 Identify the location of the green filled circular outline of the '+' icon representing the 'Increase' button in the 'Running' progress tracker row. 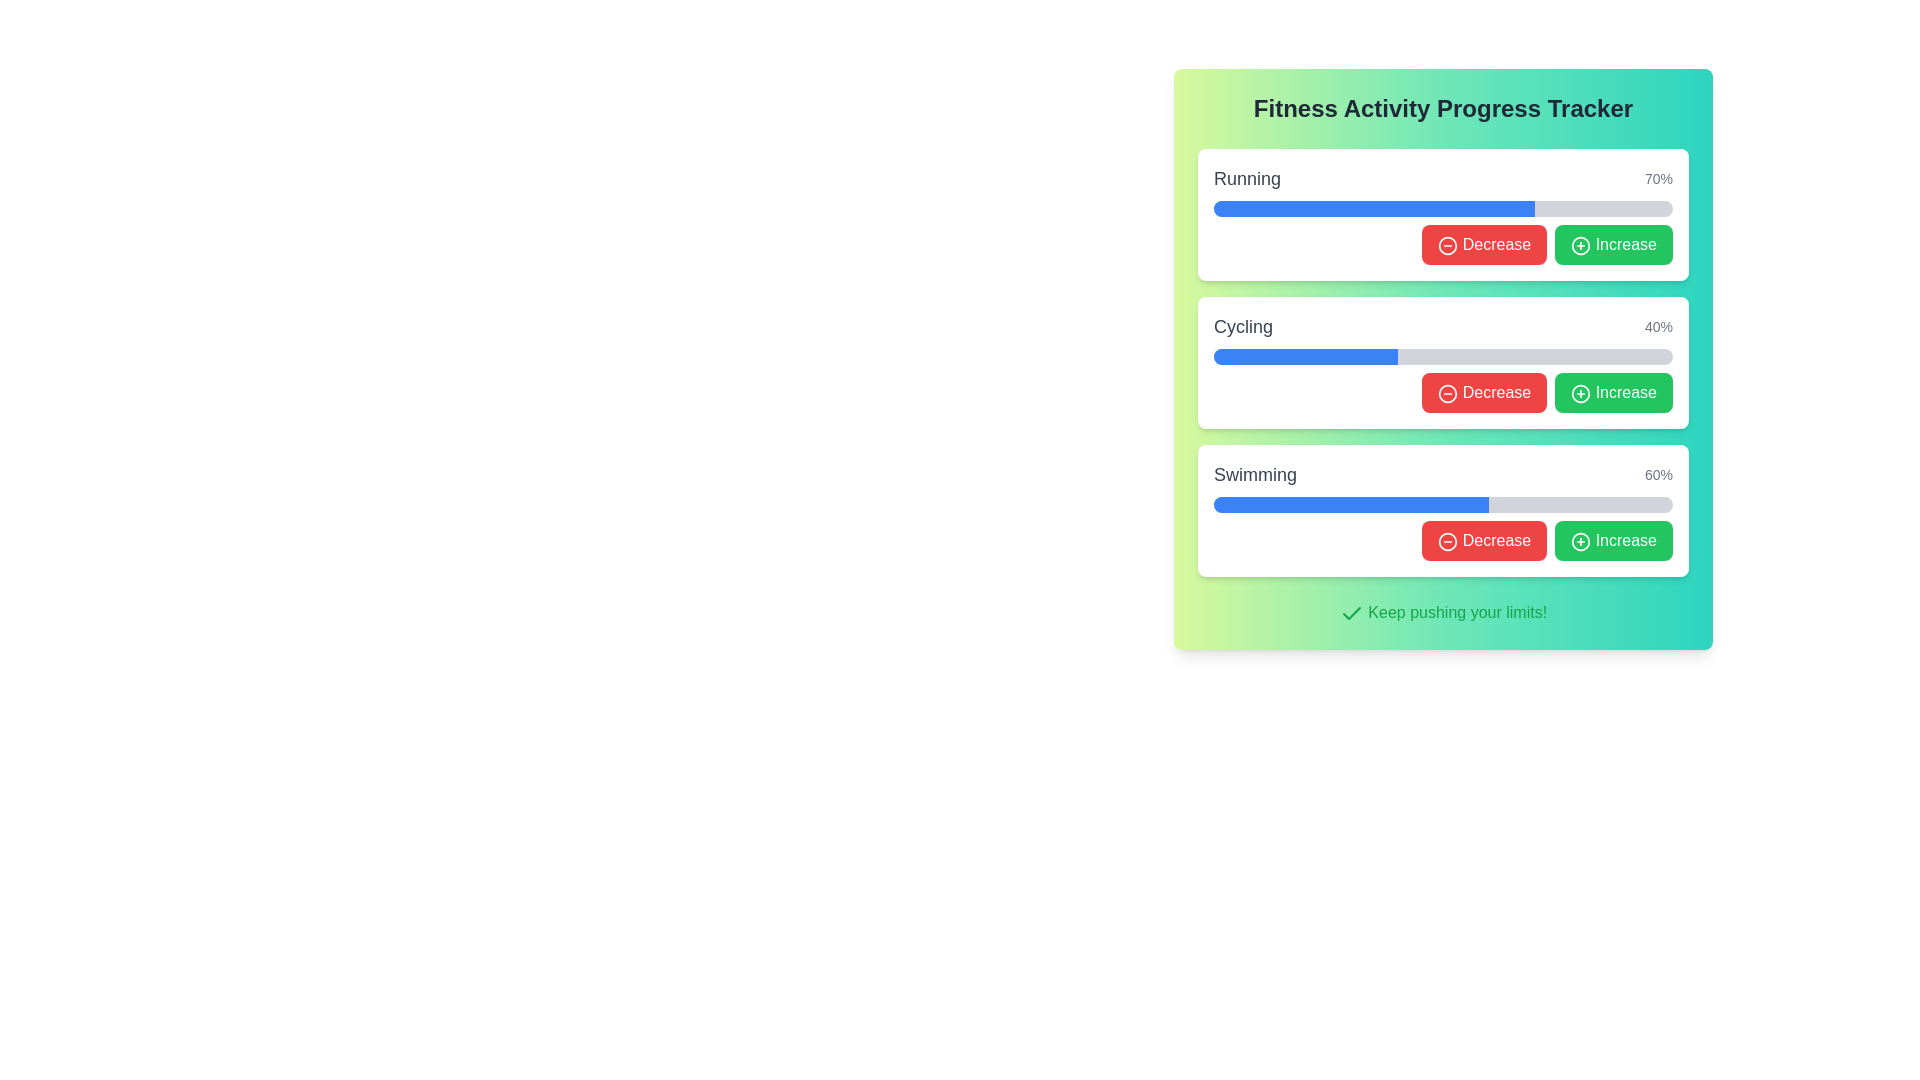
(1580, 244).